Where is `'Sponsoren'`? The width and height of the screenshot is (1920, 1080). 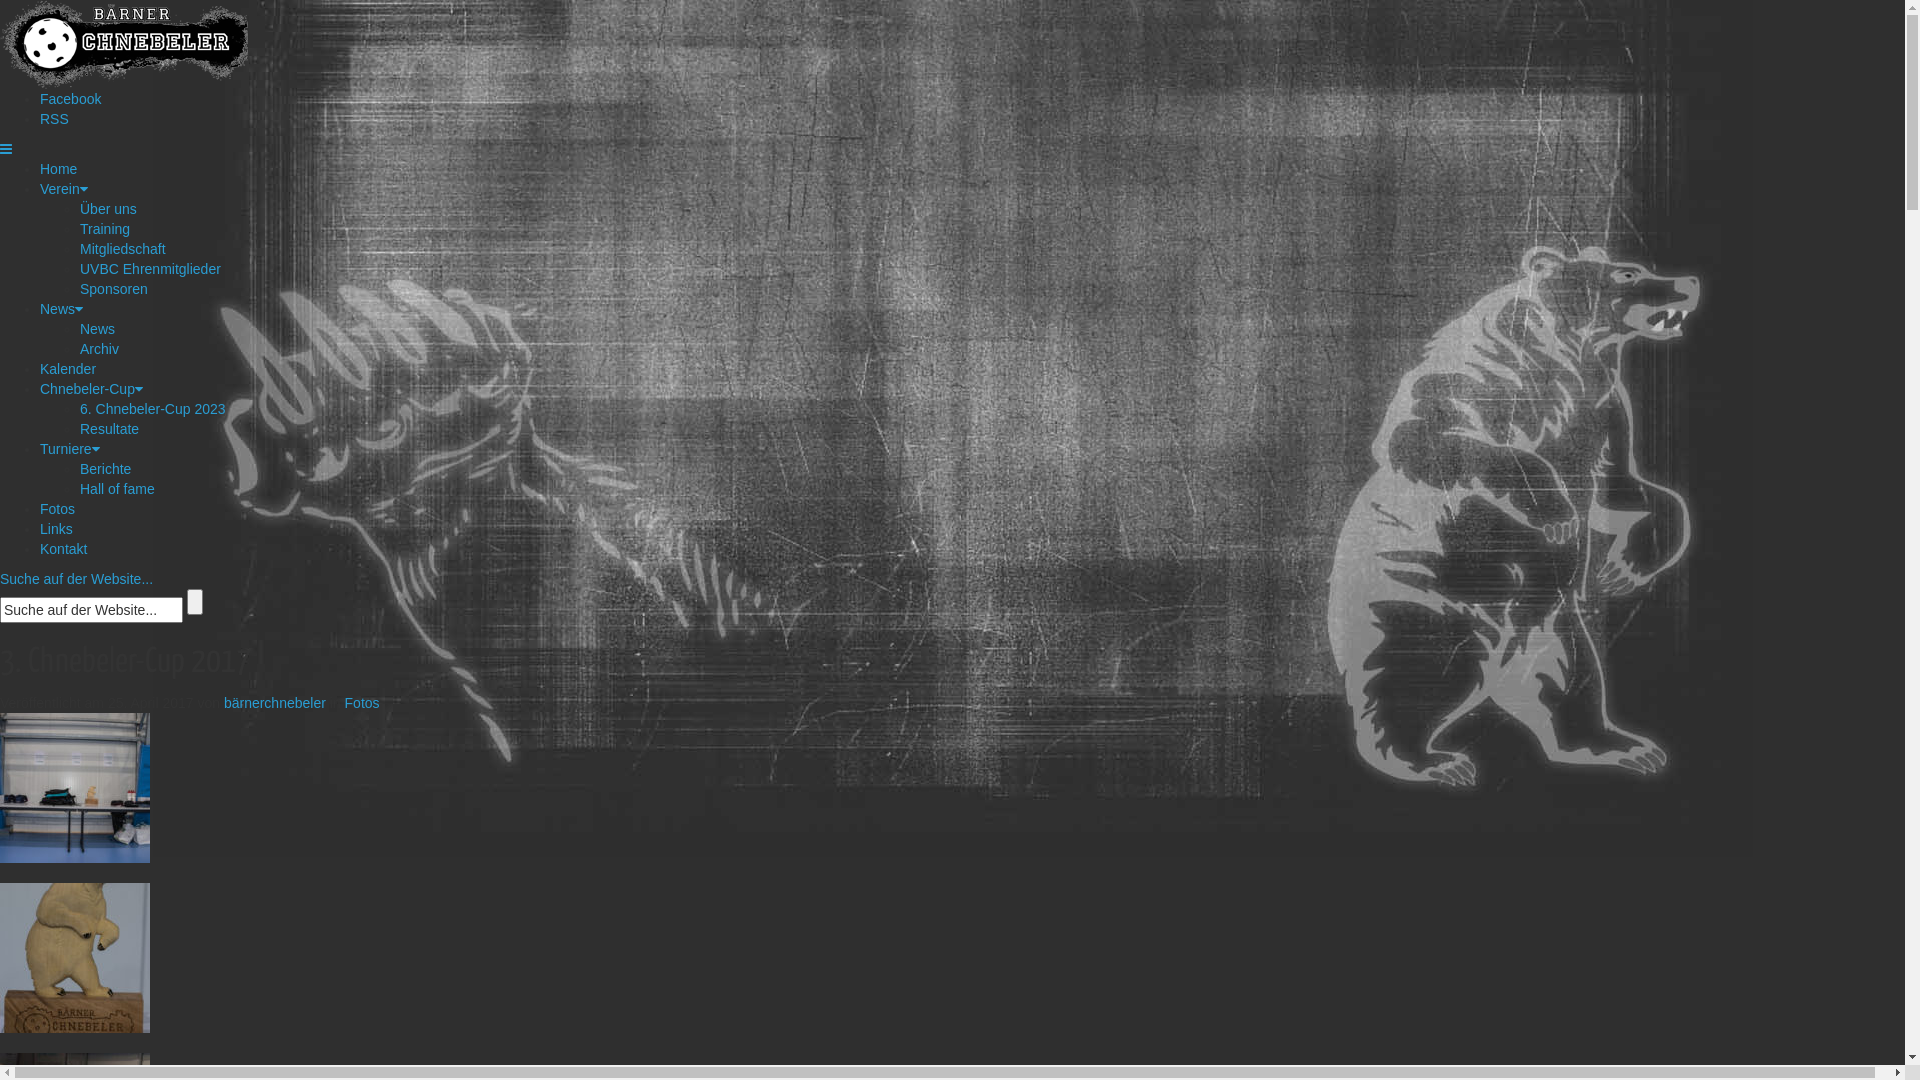
'Sponsoren' is located at coordinates (113, 289).